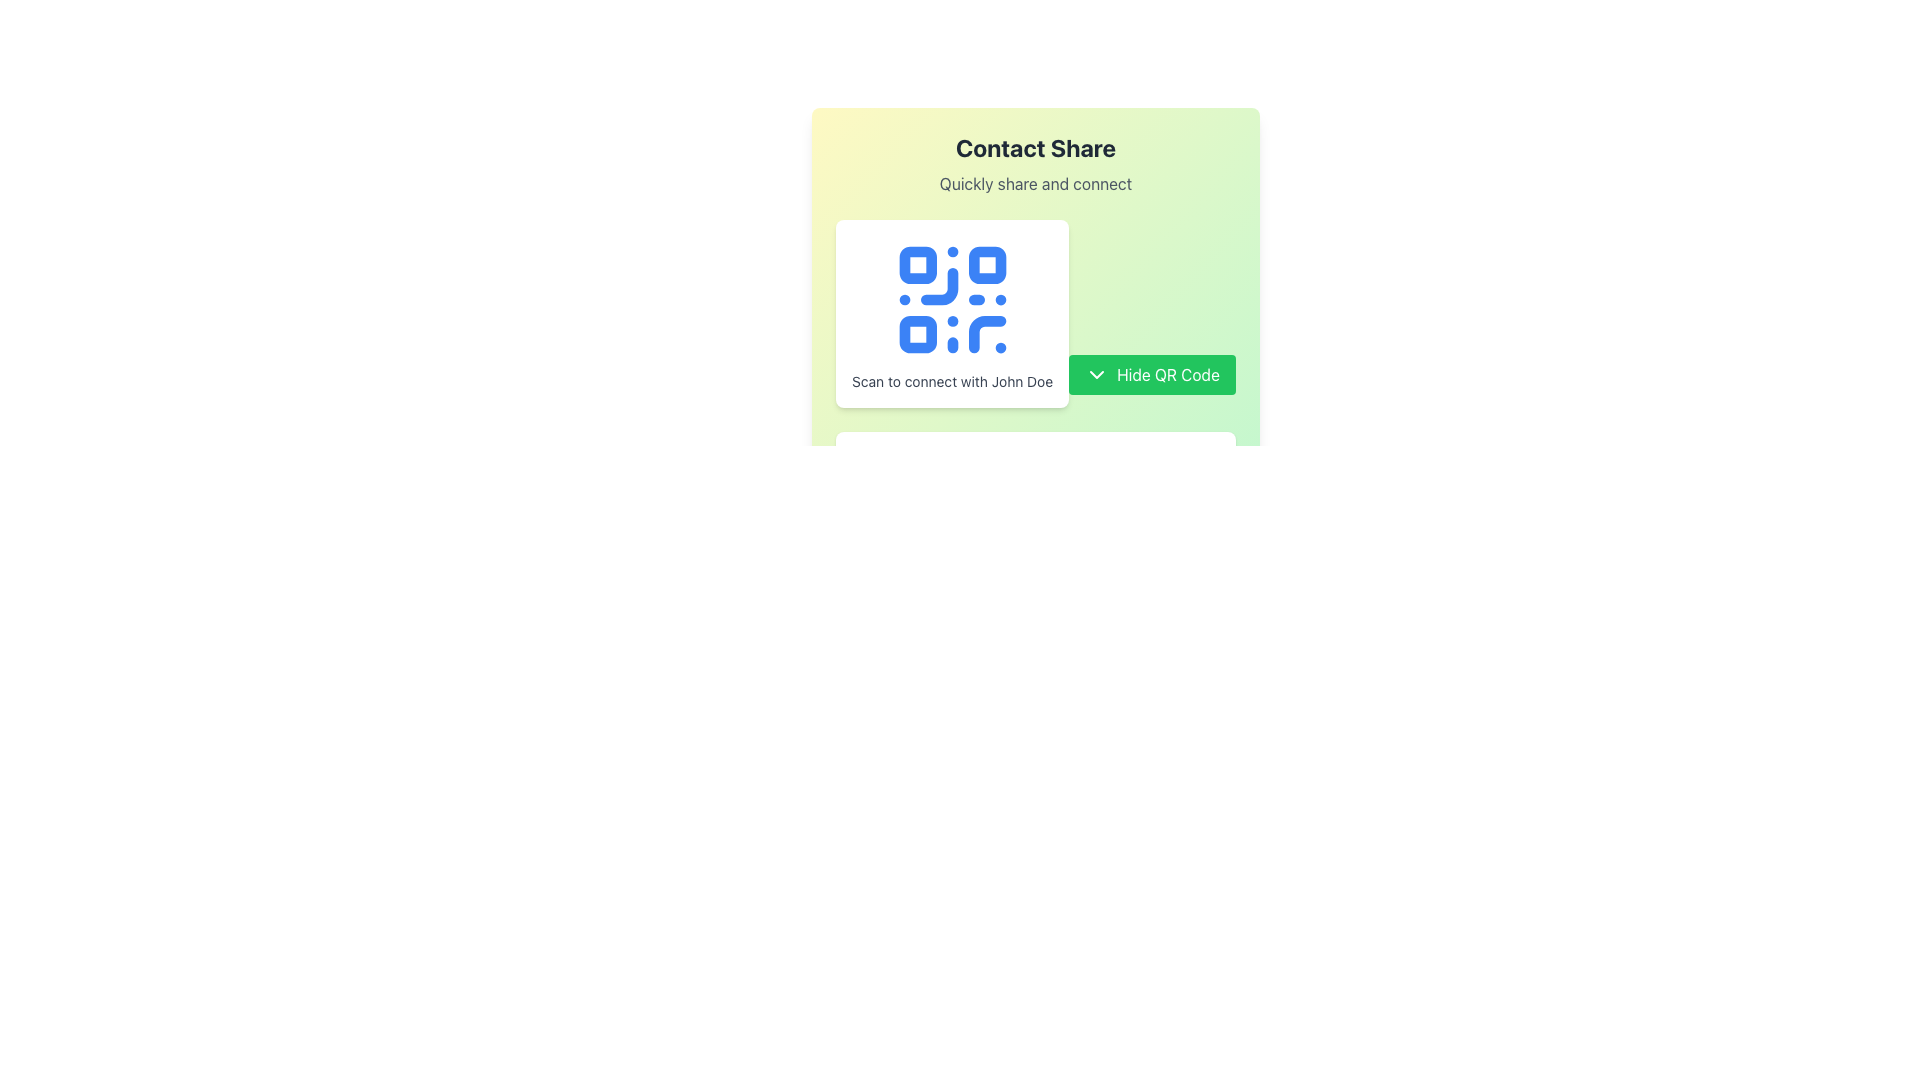 The image size is (1920, 1080). What do you see at coordinates (1096, 374) in the screenshot?
I see `the downward-pointing chevron icon located within the green button labeled 'Hide QR Code' to infer additional information` at bounding box center [1096, 374].